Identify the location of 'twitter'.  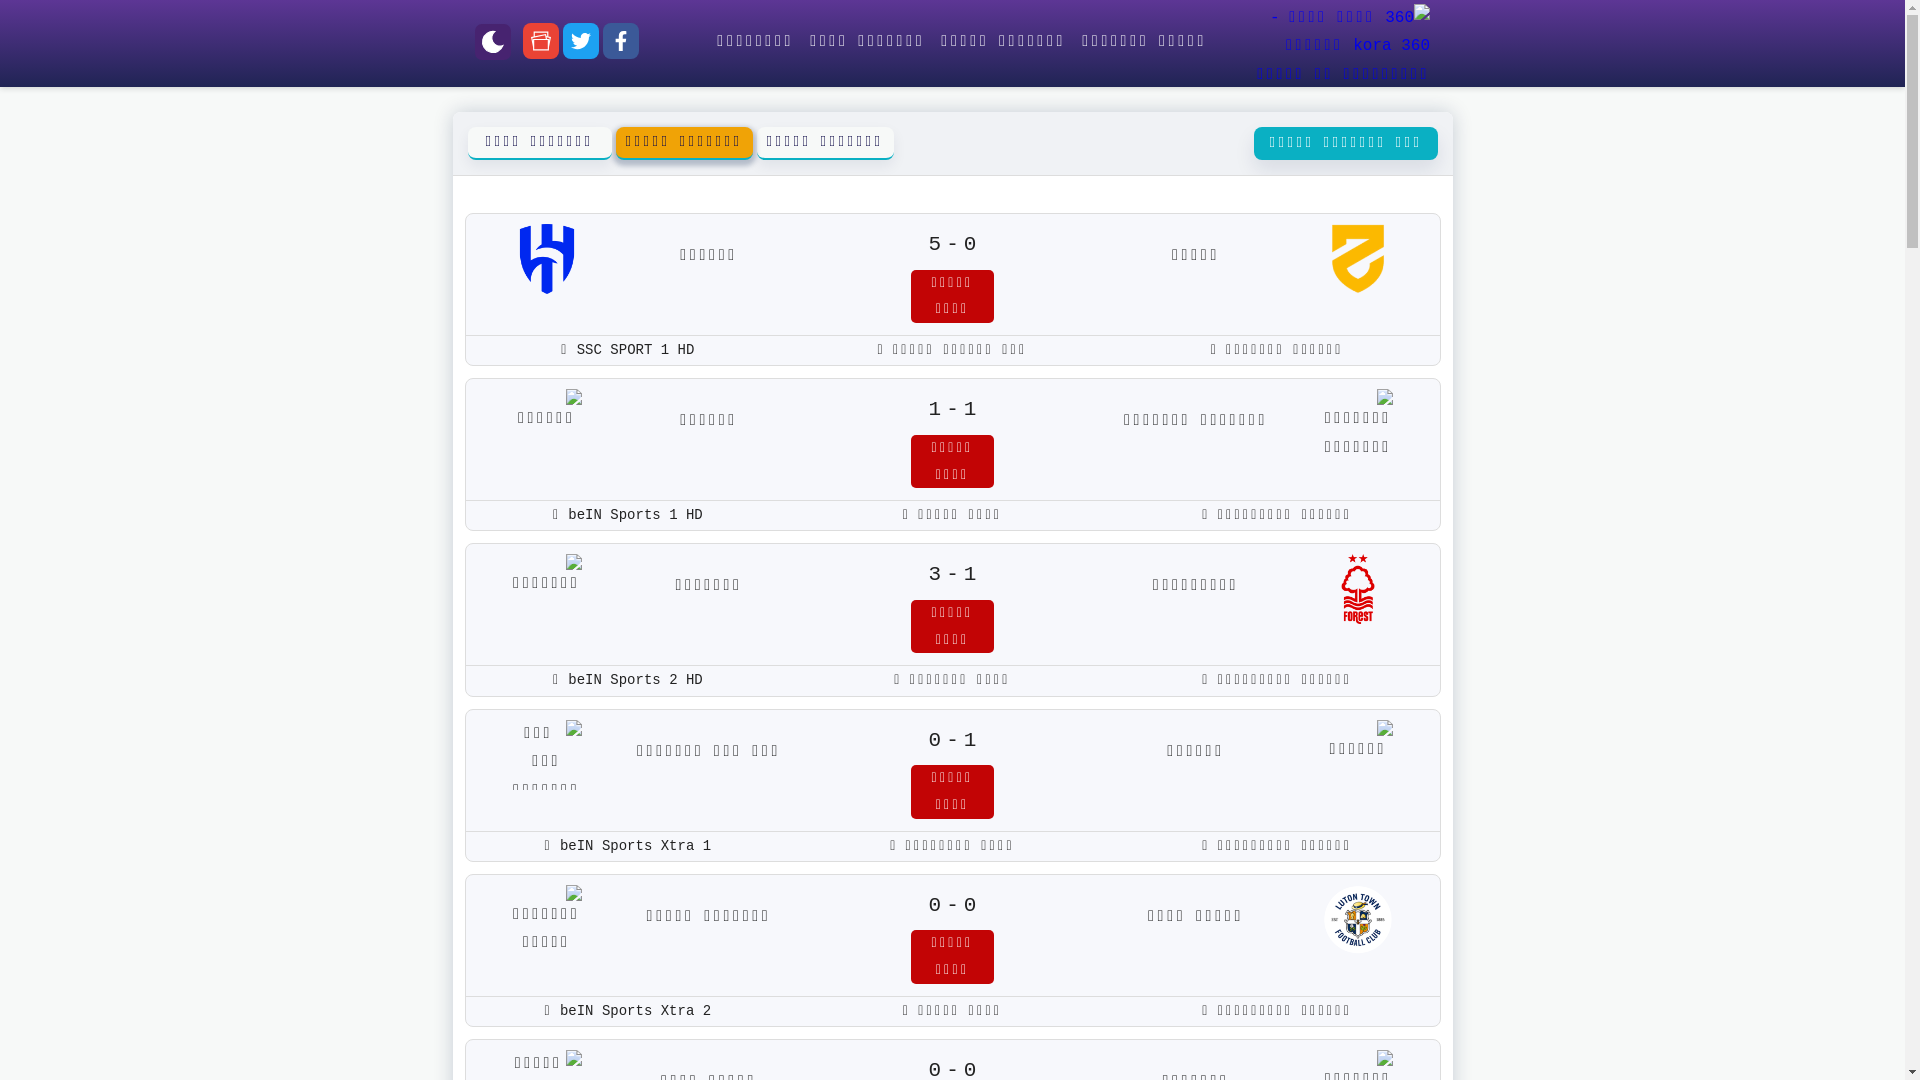
(579, 45).